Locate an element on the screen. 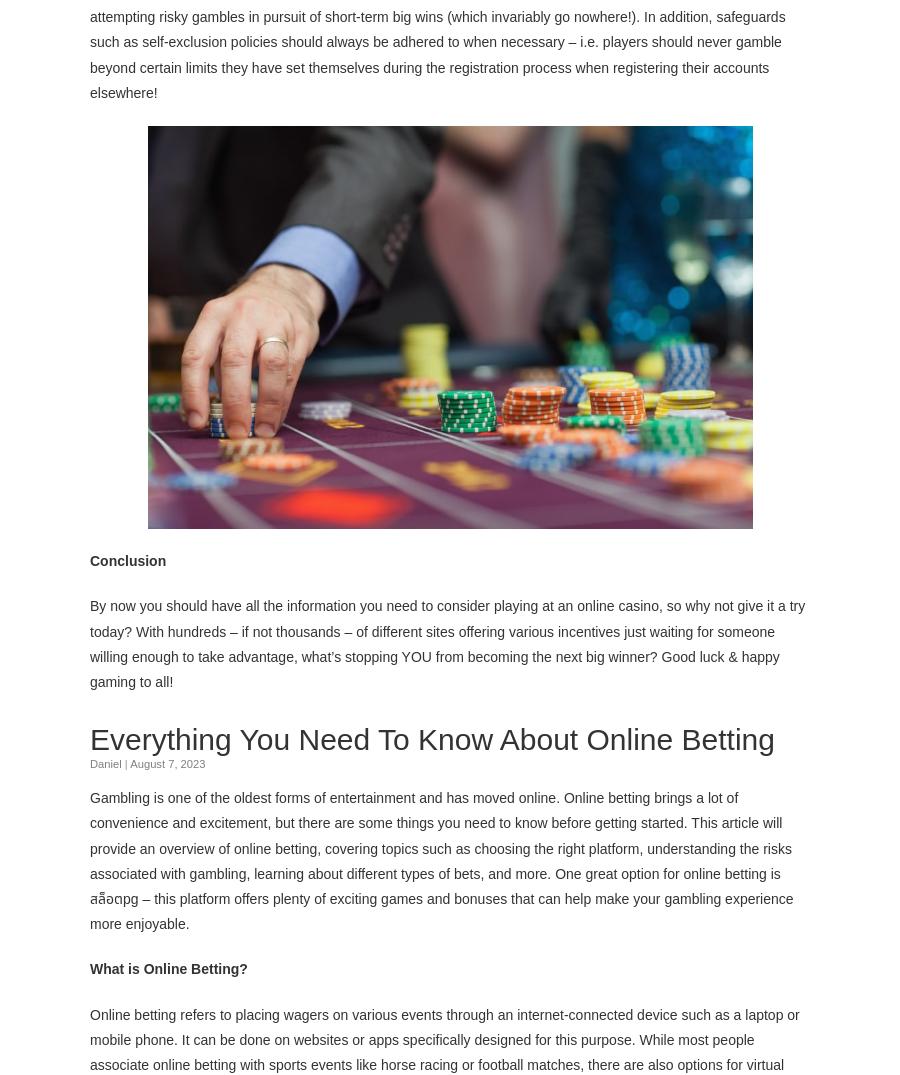 The image size is (900, 1075). 'What is Online Betting?' is located at coordinates (168, 968).